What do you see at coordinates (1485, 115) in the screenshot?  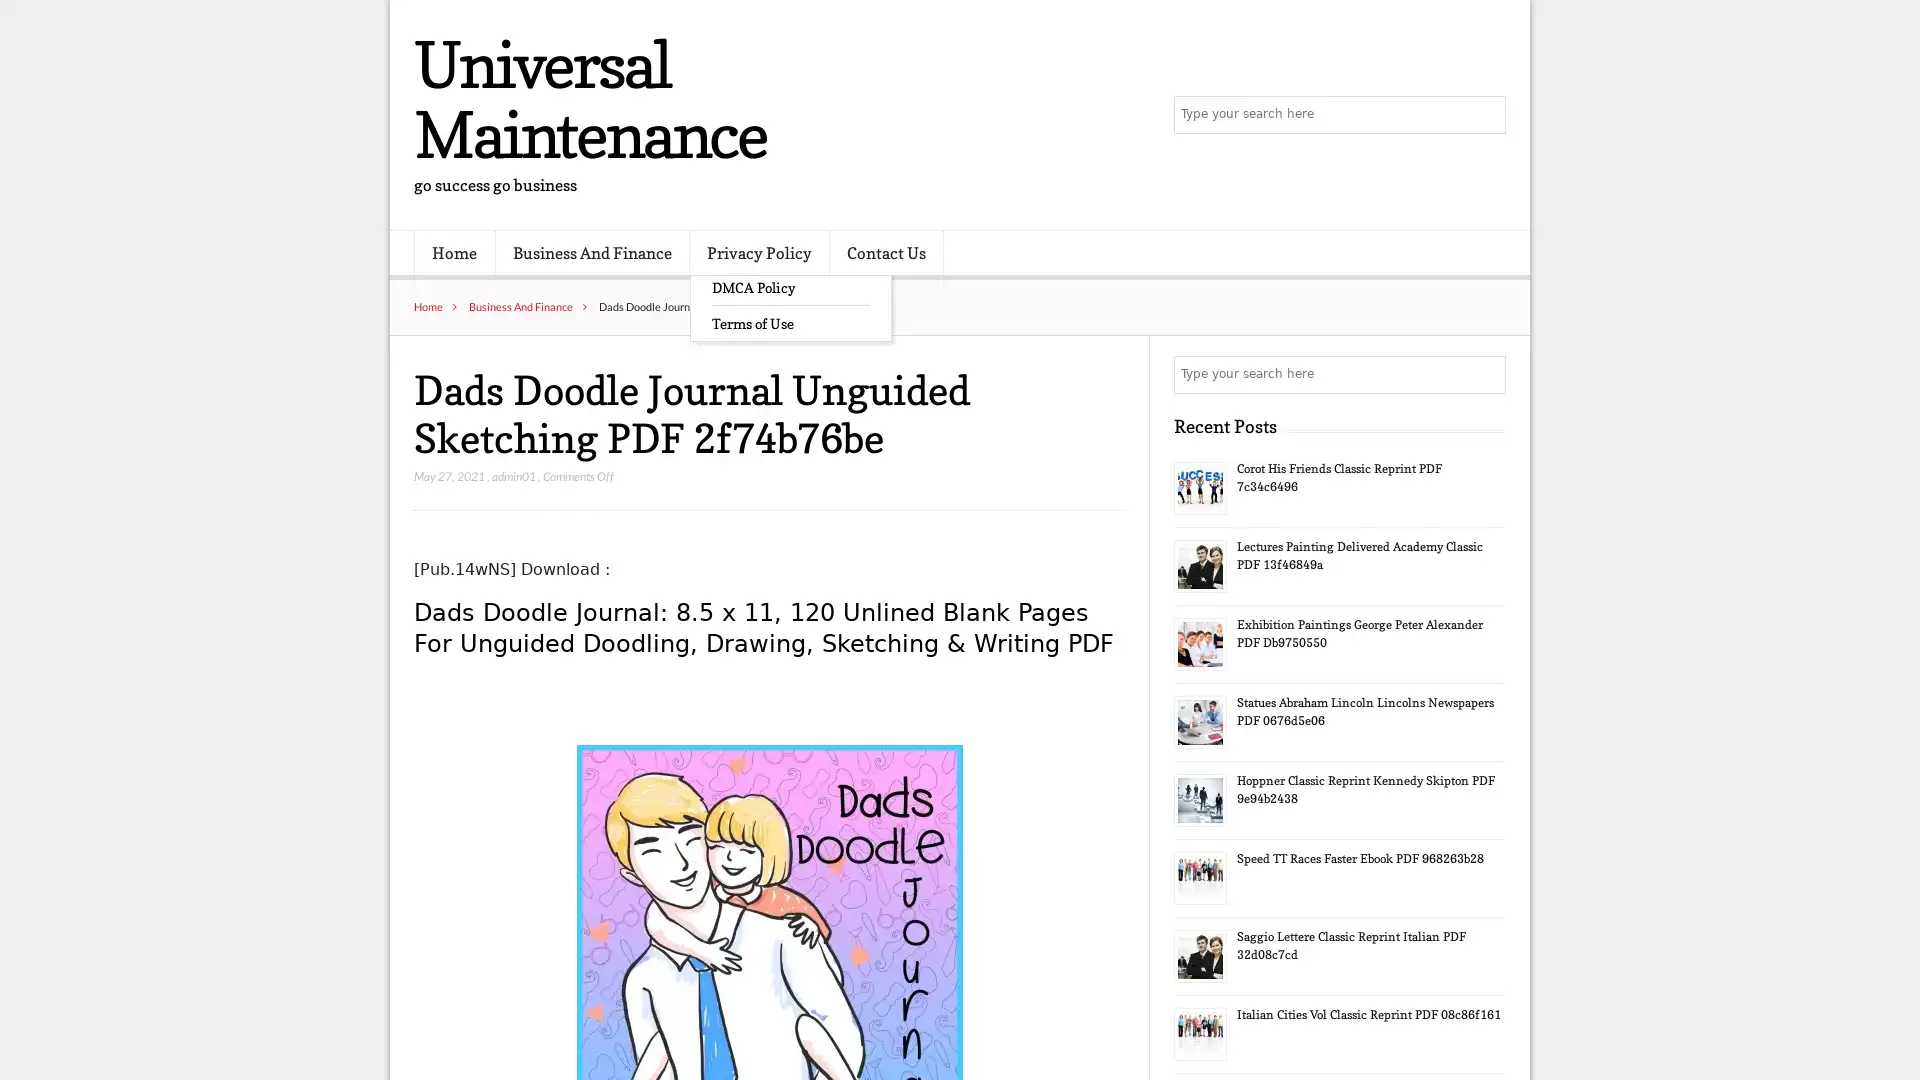 I see `Search` at bounding box center [1485, 115].